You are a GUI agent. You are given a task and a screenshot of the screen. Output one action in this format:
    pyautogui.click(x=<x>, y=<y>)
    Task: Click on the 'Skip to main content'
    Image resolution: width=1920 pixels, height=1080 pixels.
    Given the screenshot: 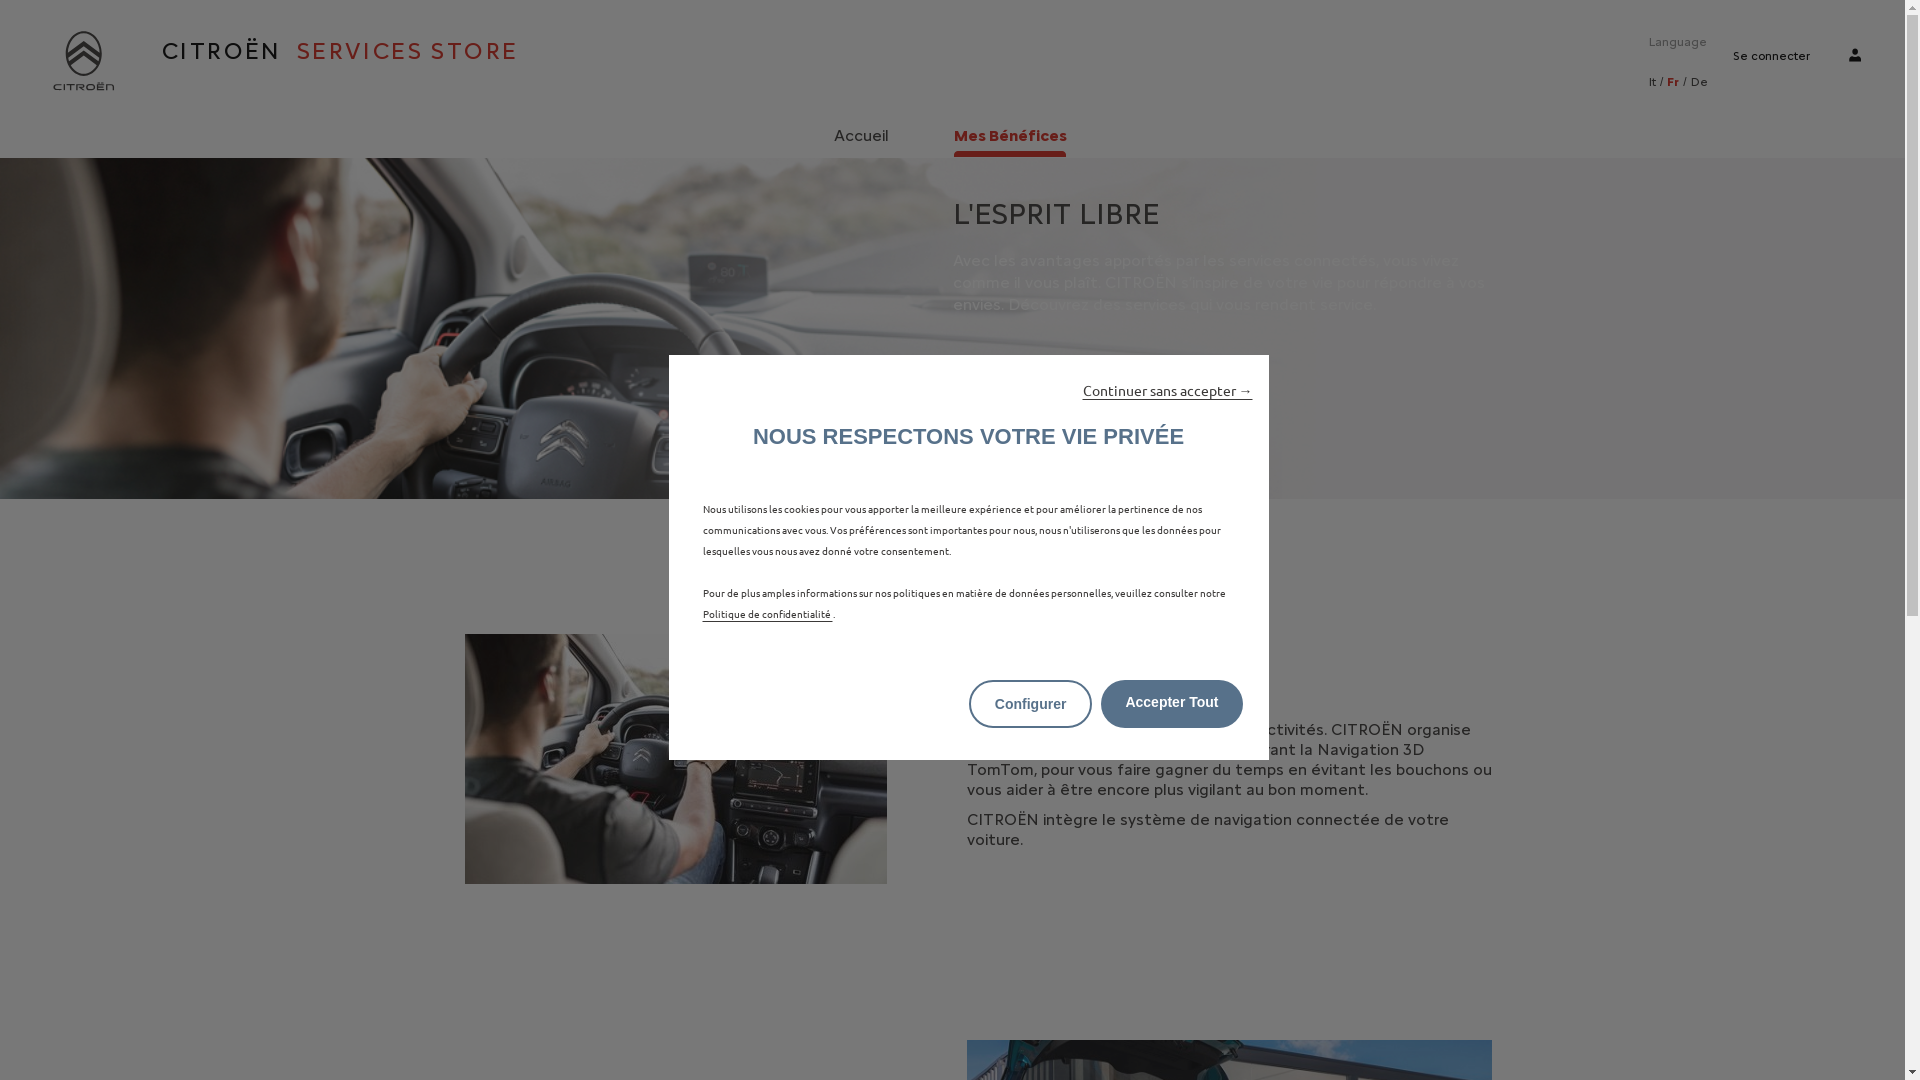 What is the action you would take?
    pyautogui.click(x=0, y=0)
    